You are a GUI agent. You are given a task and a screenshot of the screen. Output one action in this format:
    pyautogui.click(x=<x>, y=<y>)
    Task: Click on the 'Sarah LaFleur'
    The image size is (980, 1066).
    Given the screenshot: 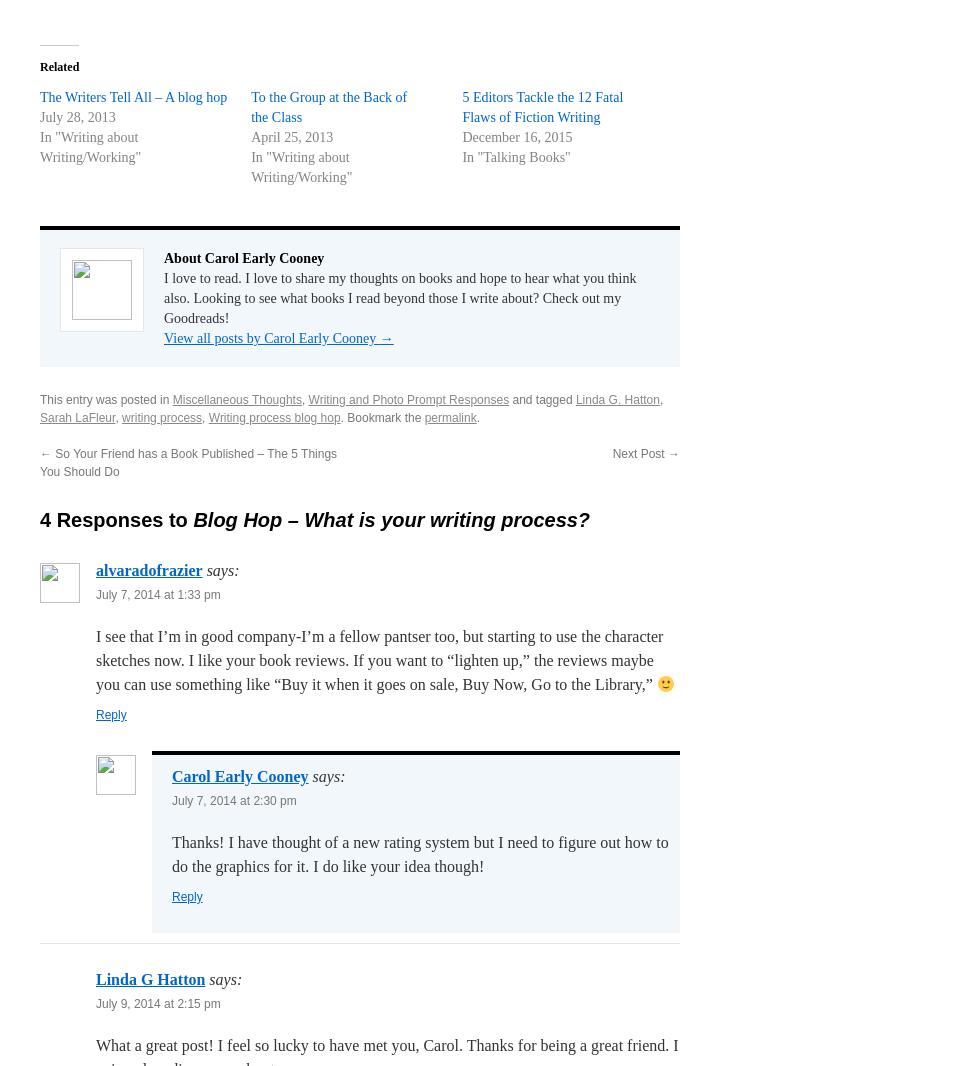 What is the action you would take?
    pyautogui.click(x=77, y=417)
    